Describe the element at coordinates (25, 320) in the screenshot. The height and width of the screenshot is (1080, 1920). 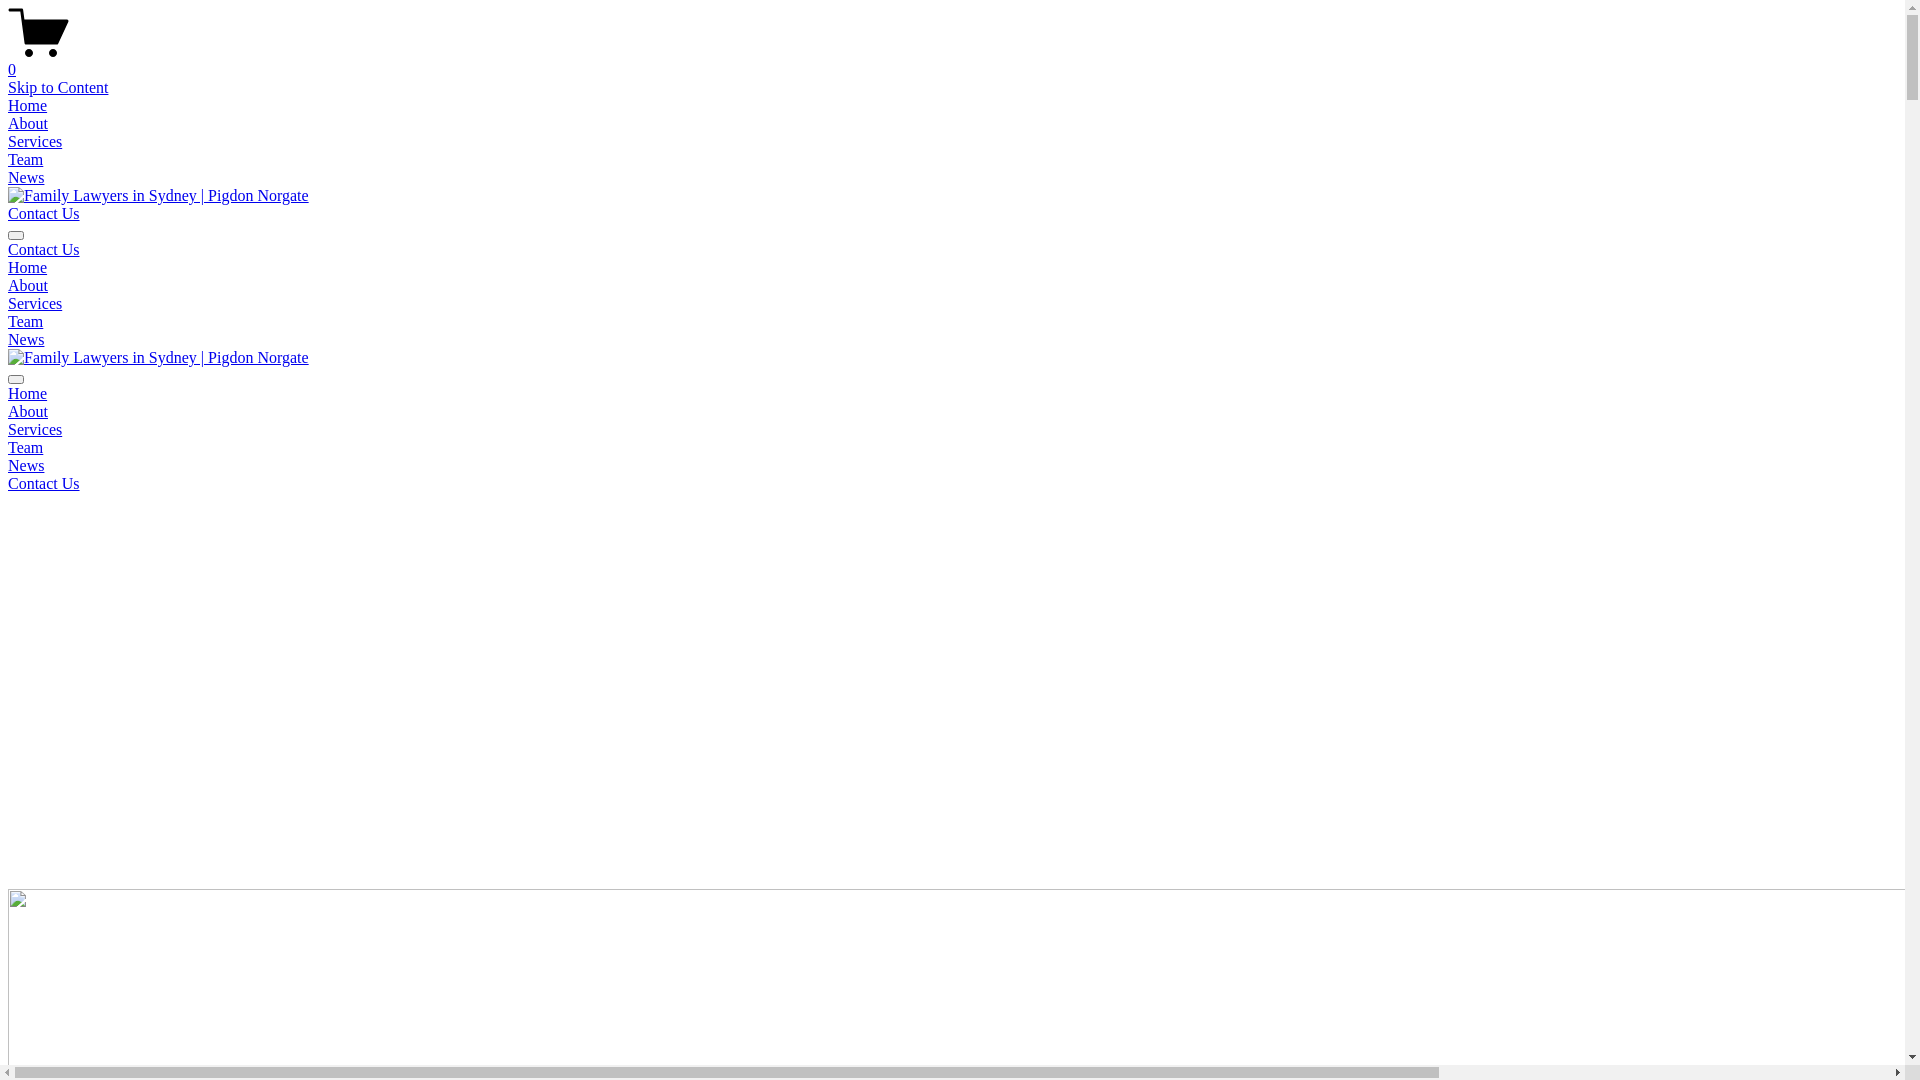
I see `'Team'` at that location.